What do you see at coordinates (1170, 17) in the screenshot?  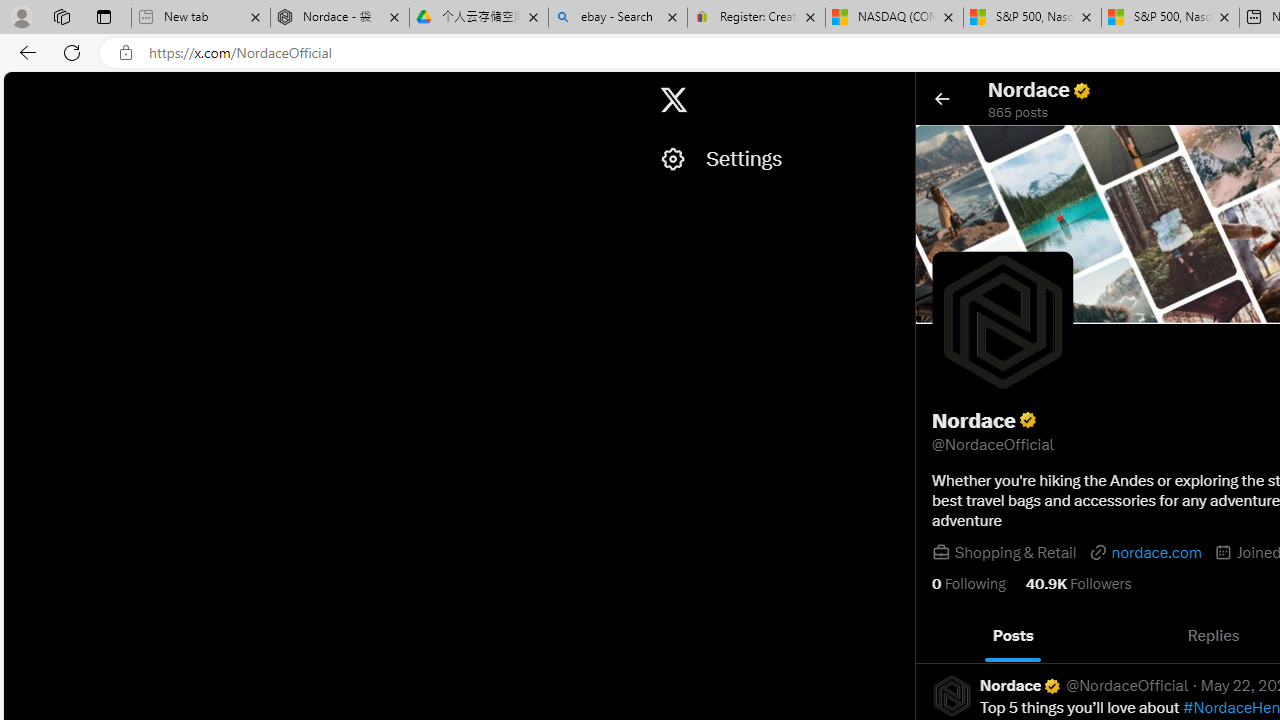 I see `'S&P 500, Nasdaq end lower, weighed by Nvidia dip | Watch'` at bounding box center [1170, 17].